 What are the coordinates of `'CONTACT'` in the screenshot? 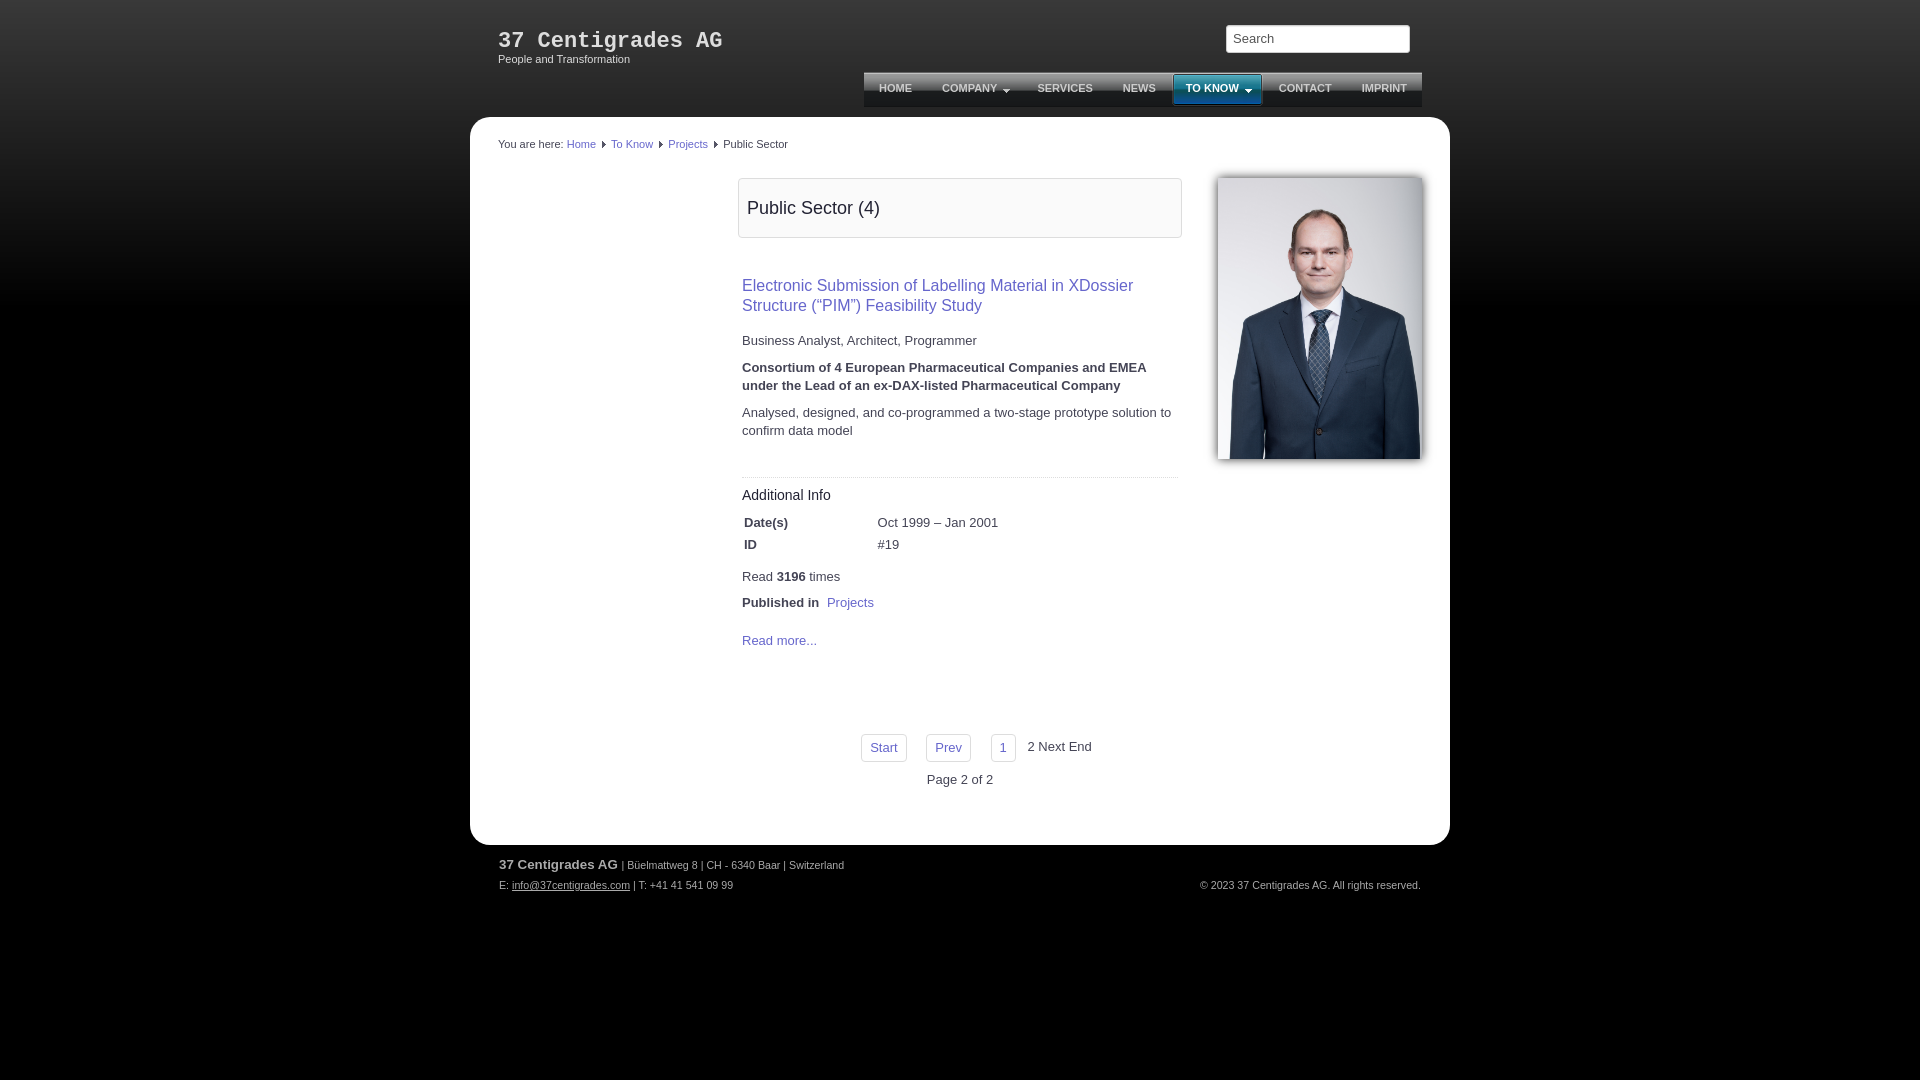 It's located at (1305, 88).